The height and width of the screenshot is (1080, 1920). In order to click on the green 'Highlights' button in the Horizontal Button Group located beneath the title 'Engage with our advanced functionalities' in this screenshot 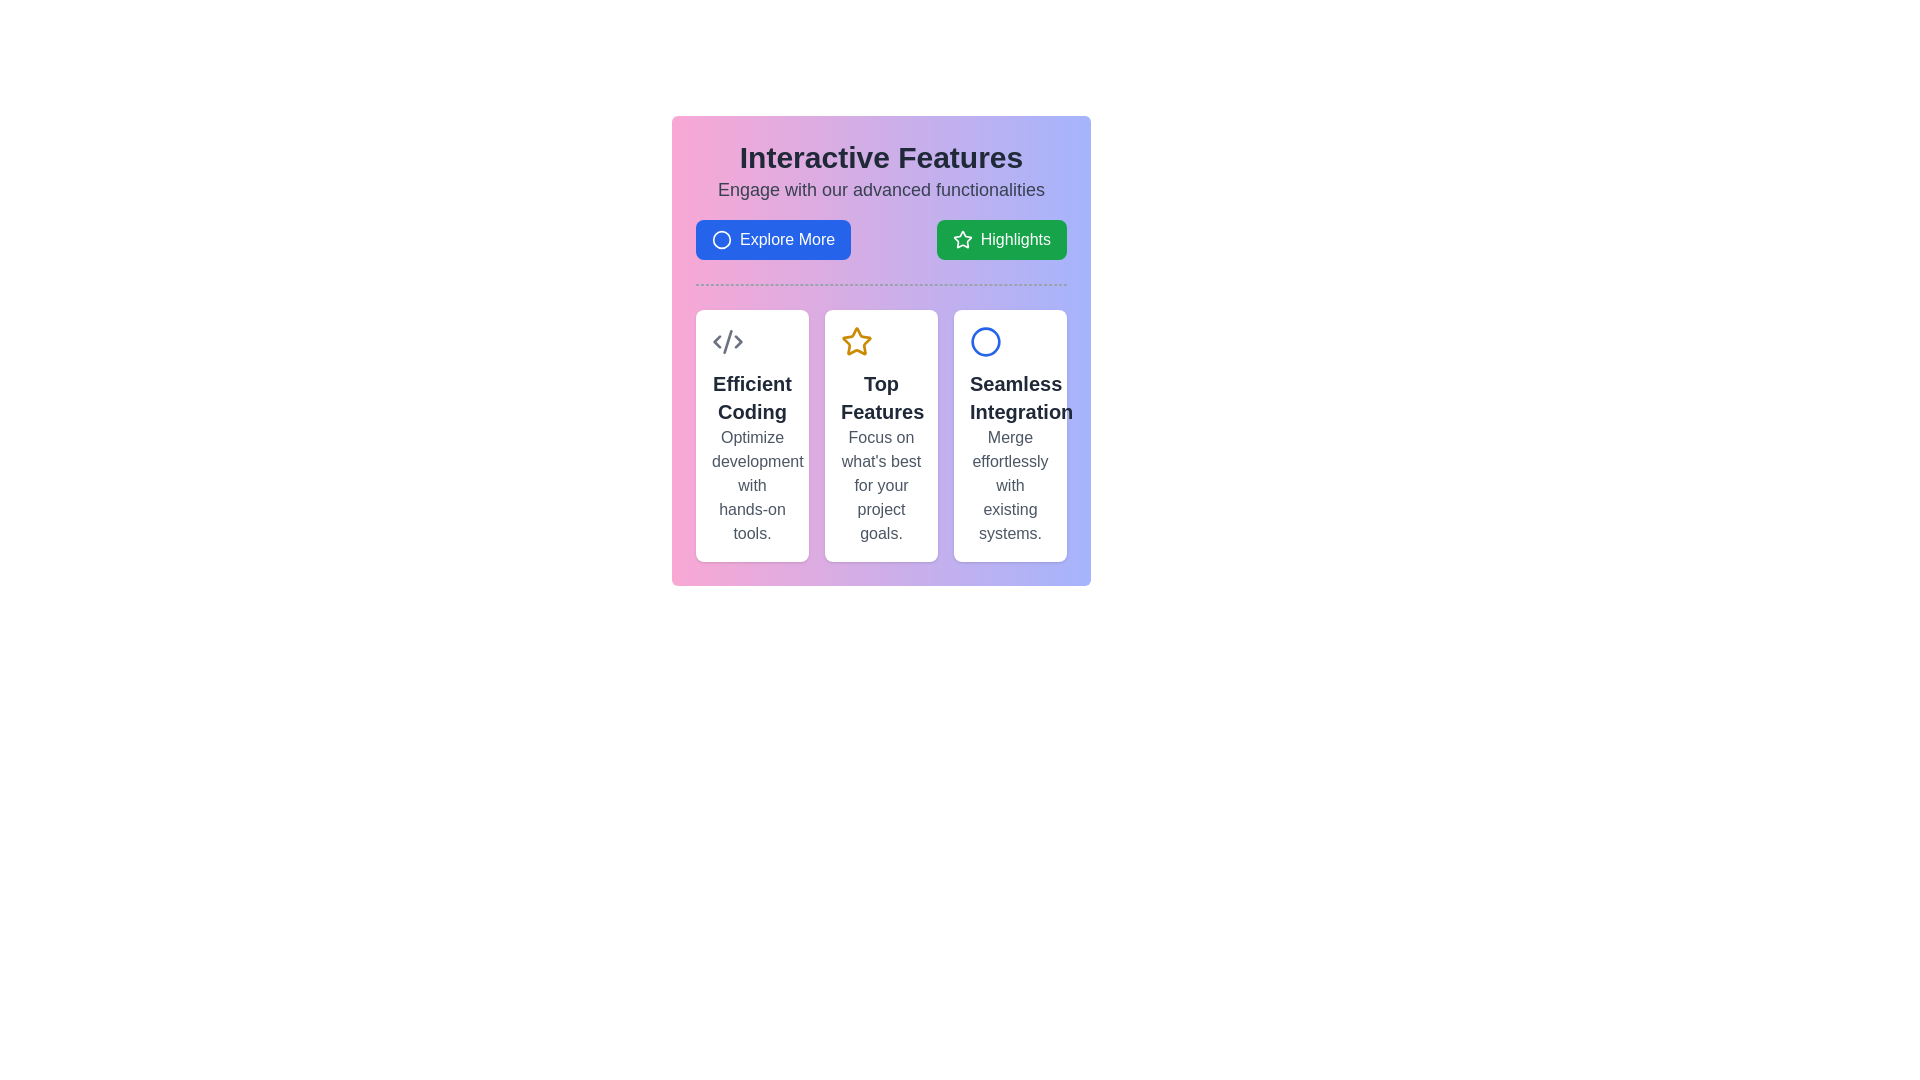, I will do `click(880, 238)`.